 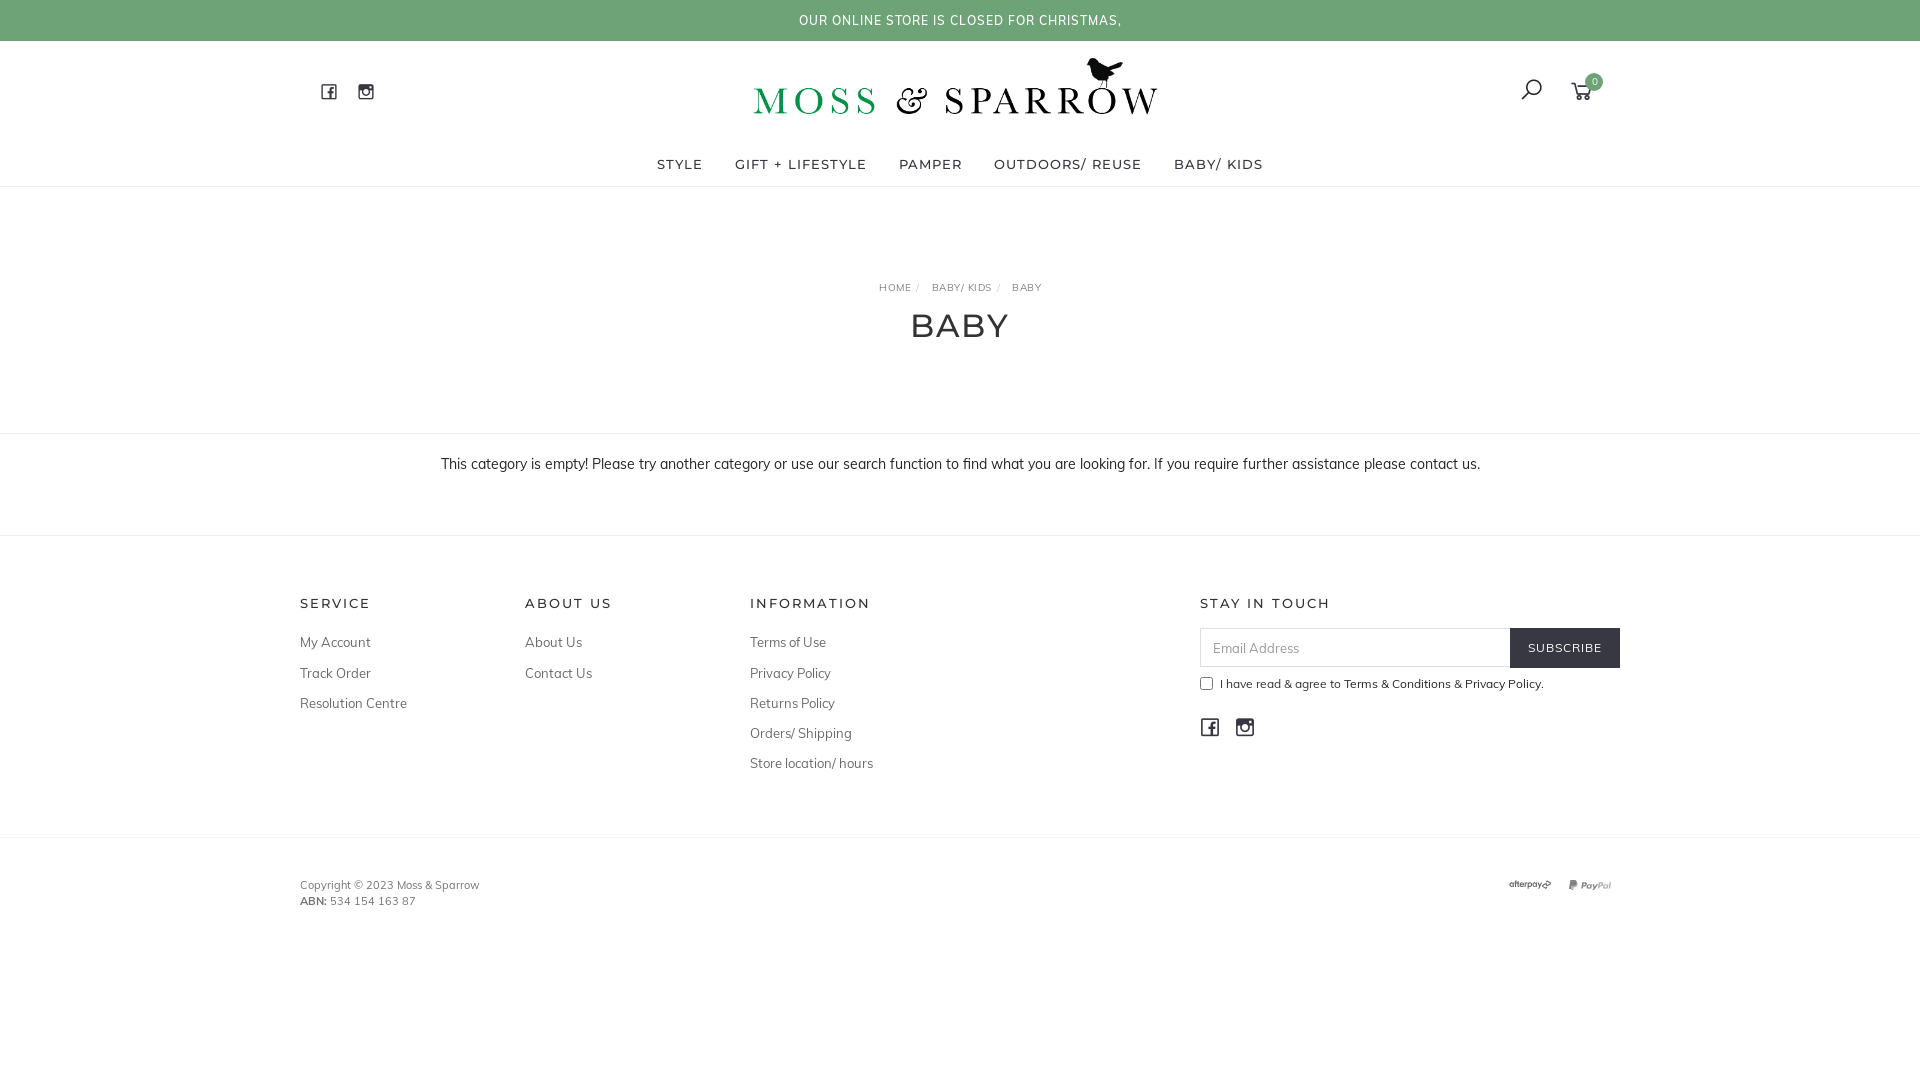 What do you see at coordinates (389, 641) in the screenshot?
I see `'My Account'` at bounding box center [389, 641].